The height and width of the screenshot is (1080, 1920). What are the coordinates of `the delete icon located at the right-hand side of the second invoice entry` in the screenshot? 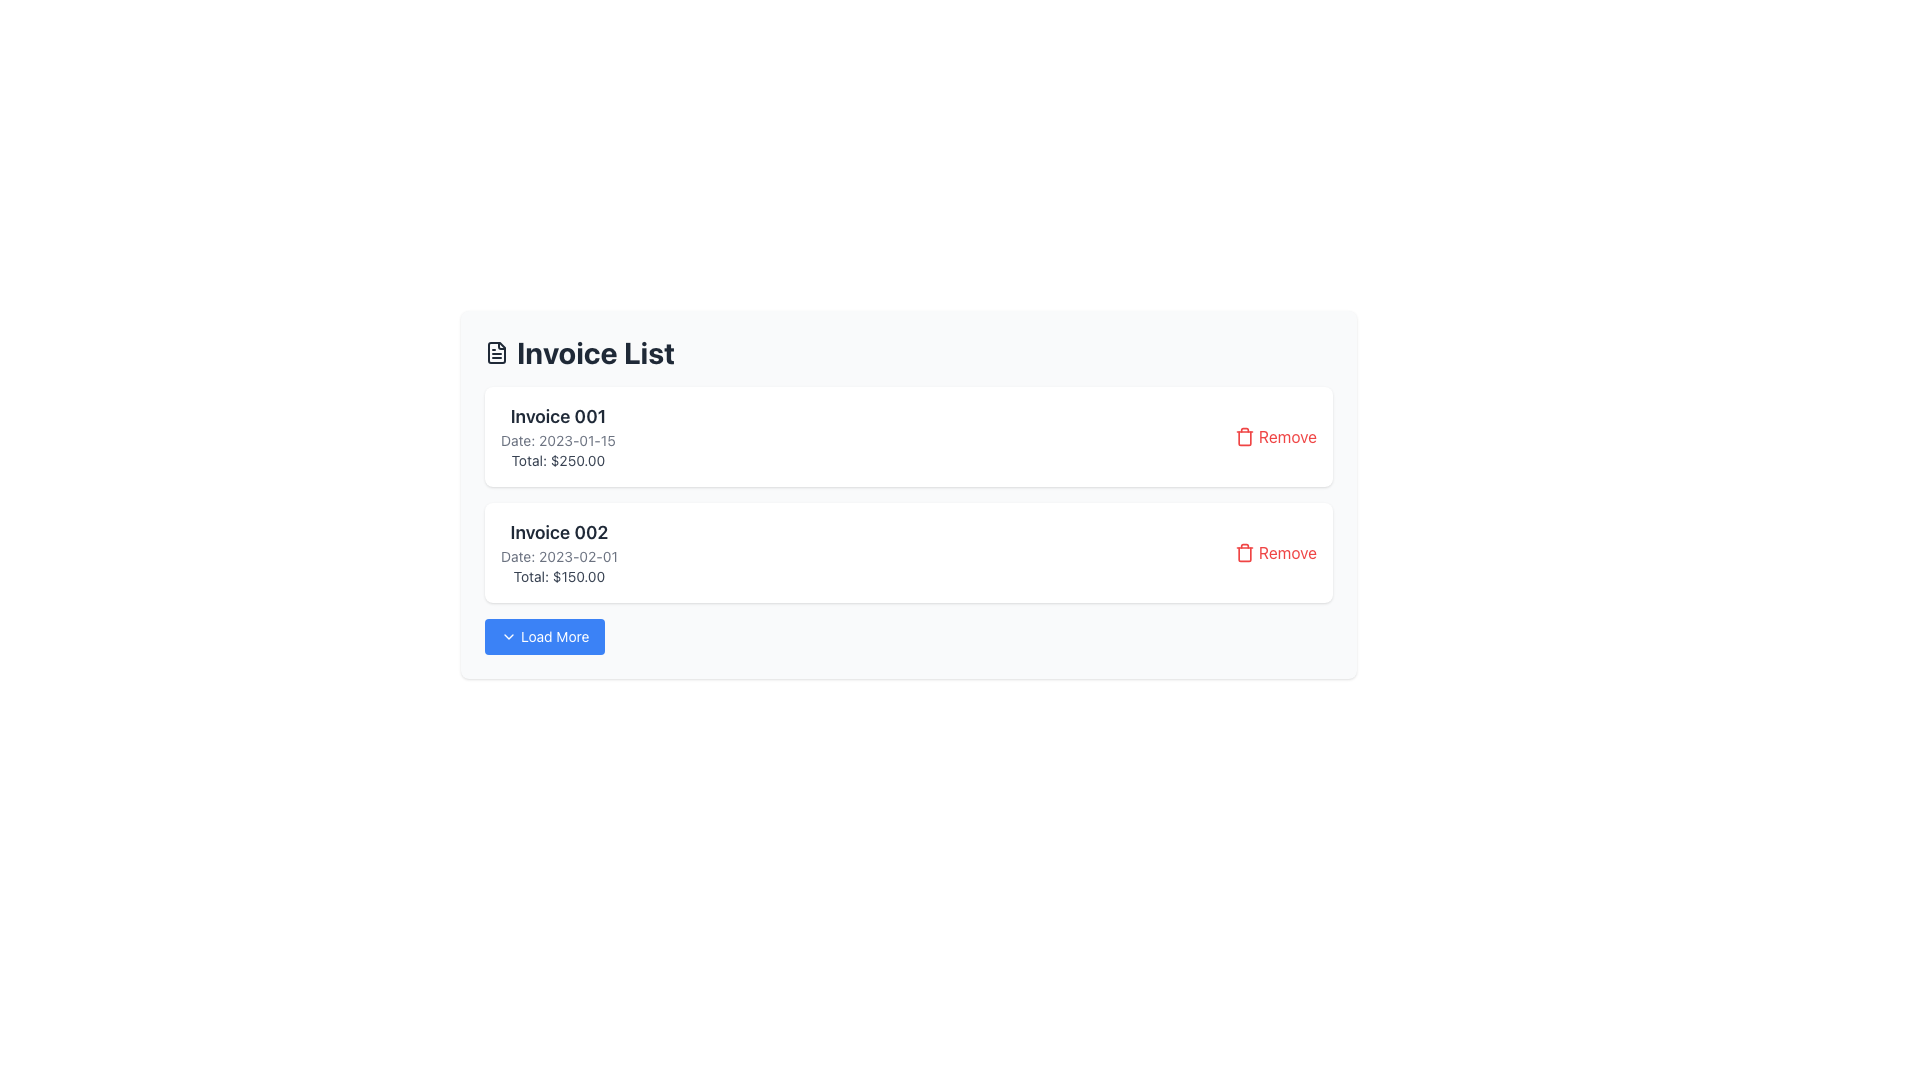 It's located at (1243, 552).